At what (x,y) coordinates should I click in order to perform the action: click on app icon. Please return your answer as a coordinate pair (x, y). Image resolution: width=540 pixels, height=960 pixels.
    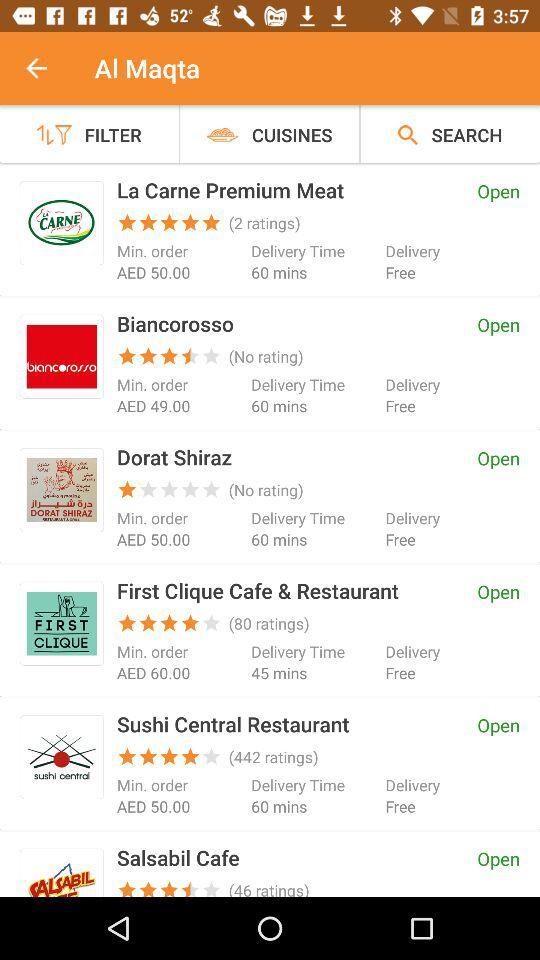
    Looking at the image, I should click on (61, 356).